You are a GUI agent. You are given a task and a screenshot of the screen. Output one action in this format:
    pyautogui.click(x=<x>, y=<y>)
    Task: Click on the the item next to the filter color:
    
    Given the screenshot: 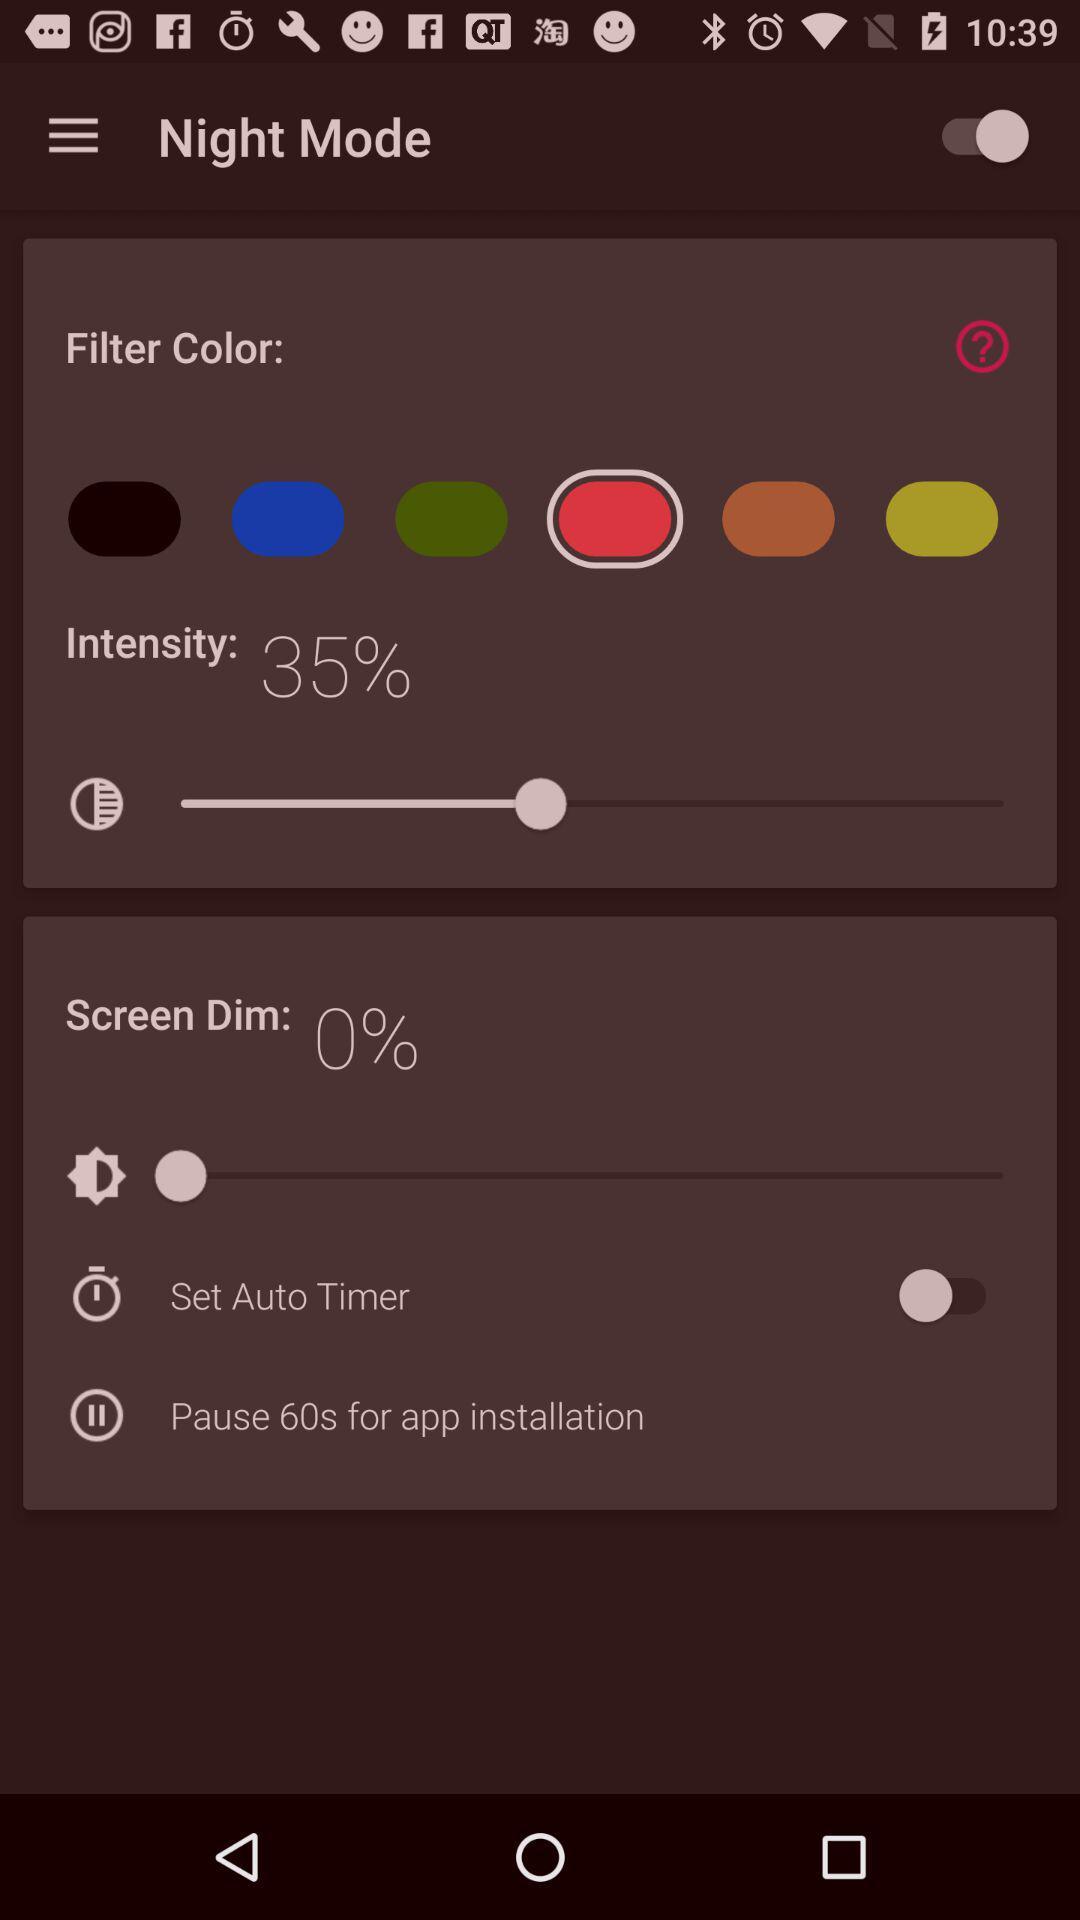 What is the action you would take?
    pyautogui.click(x=981, y=346)
    